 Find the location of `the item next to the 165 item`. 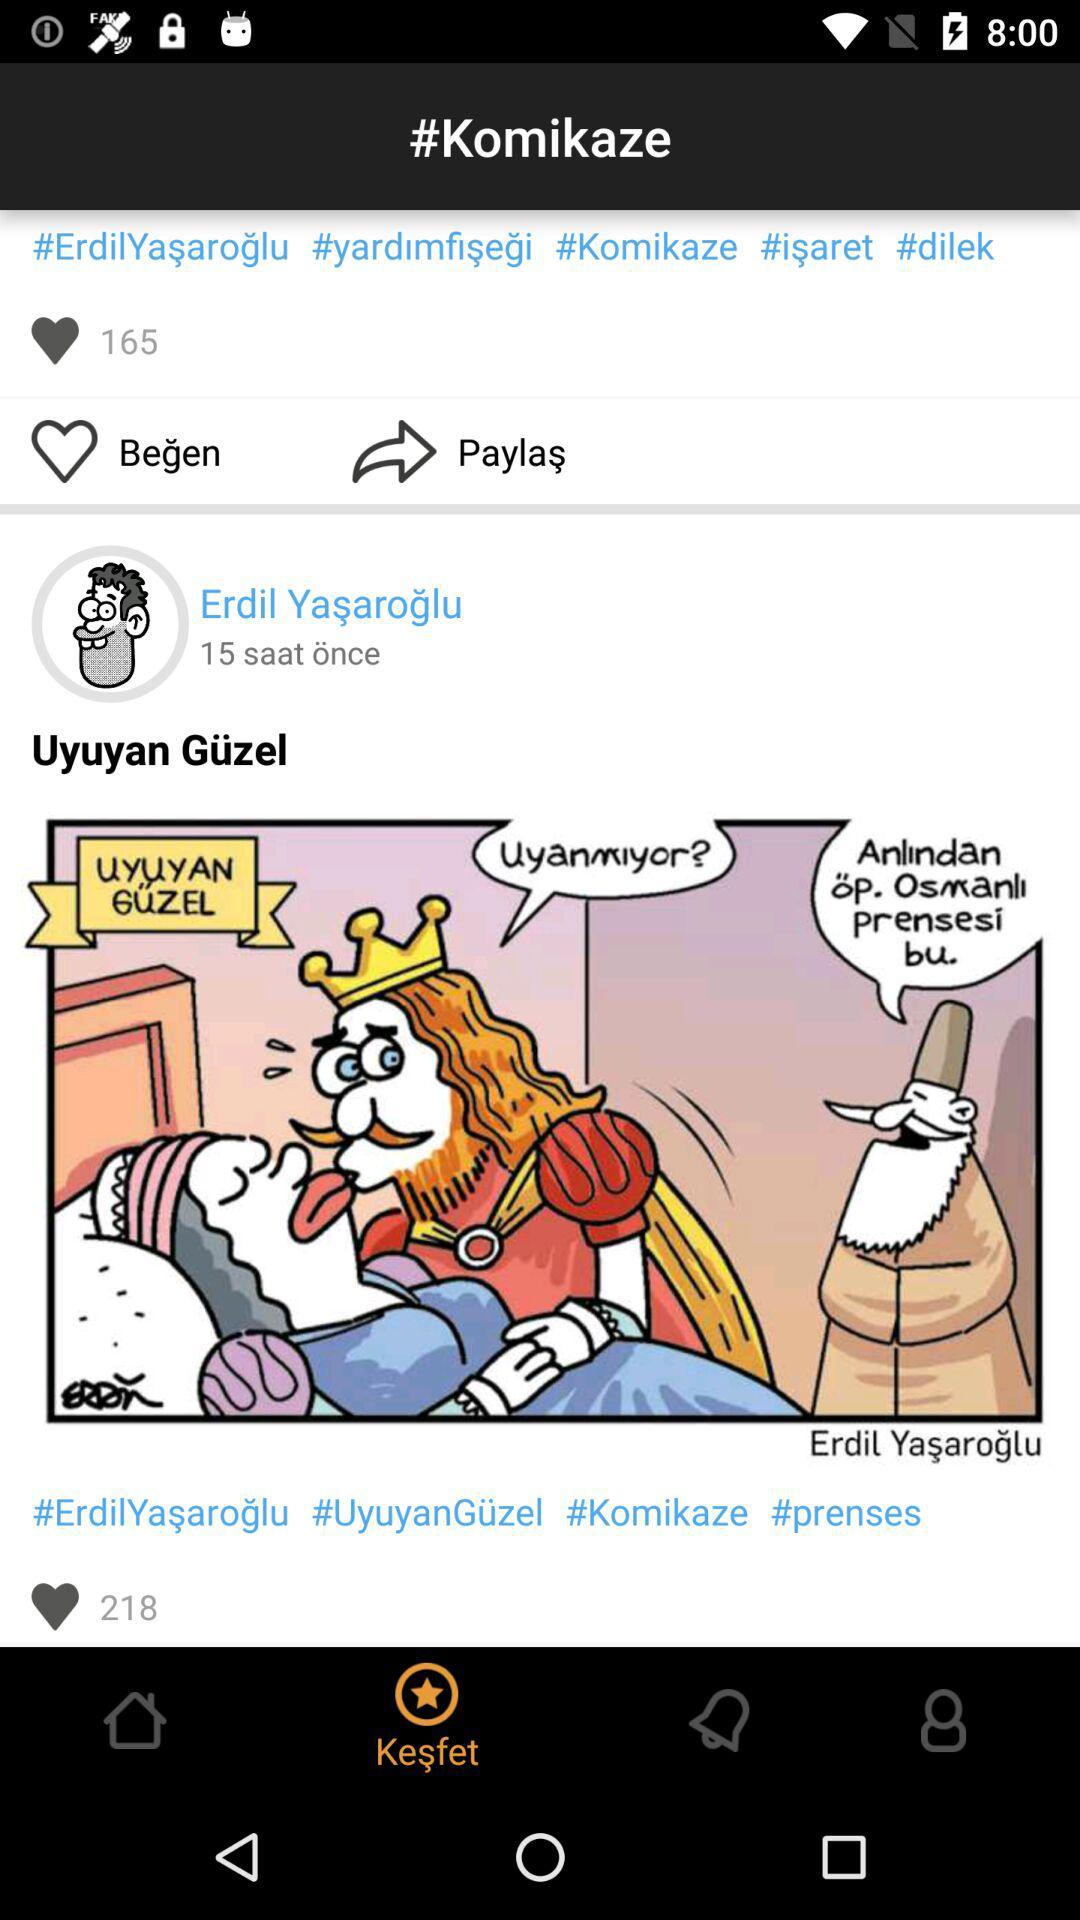

the item next to the 165 item is located at coordinates (54, 340).